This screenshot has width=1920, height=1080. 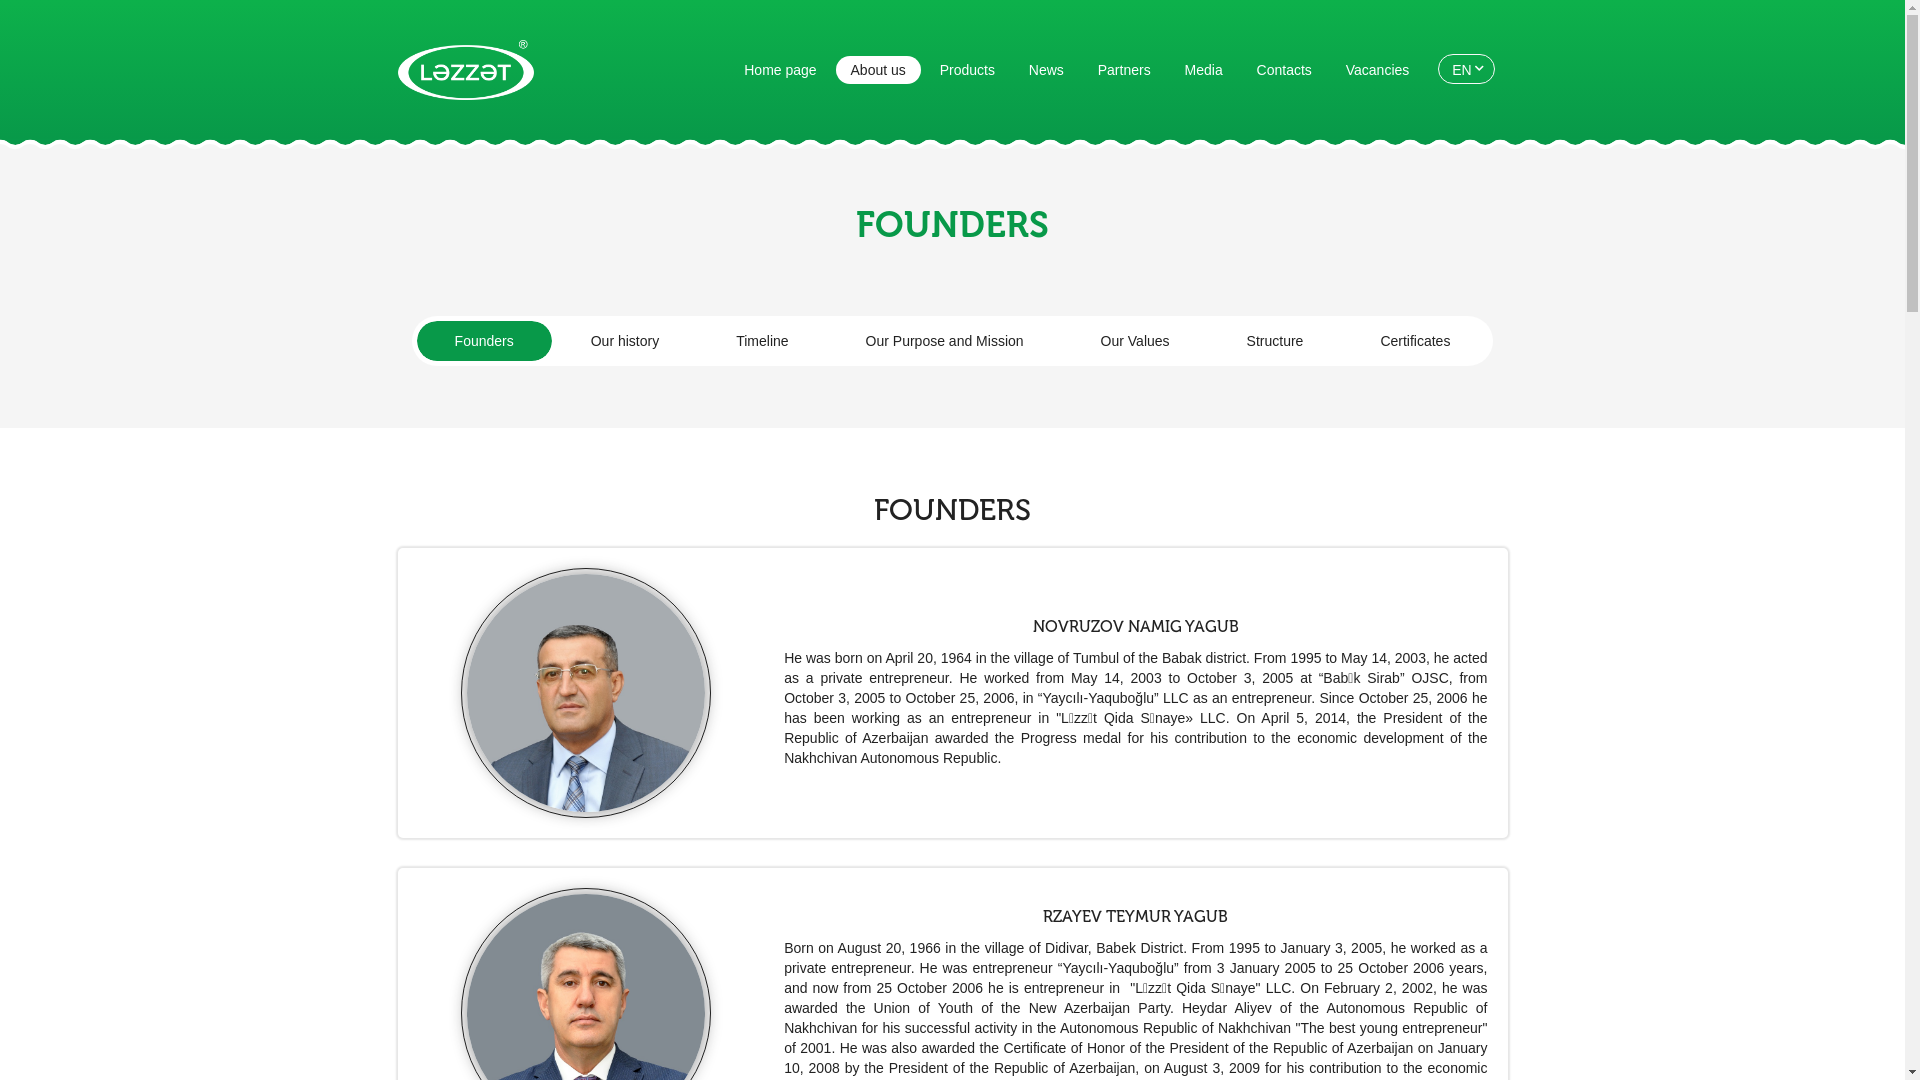 What do you see at coordinates (484, 339) in the screenshot?
I see `'Founders'` at bounding box center [484, 339].